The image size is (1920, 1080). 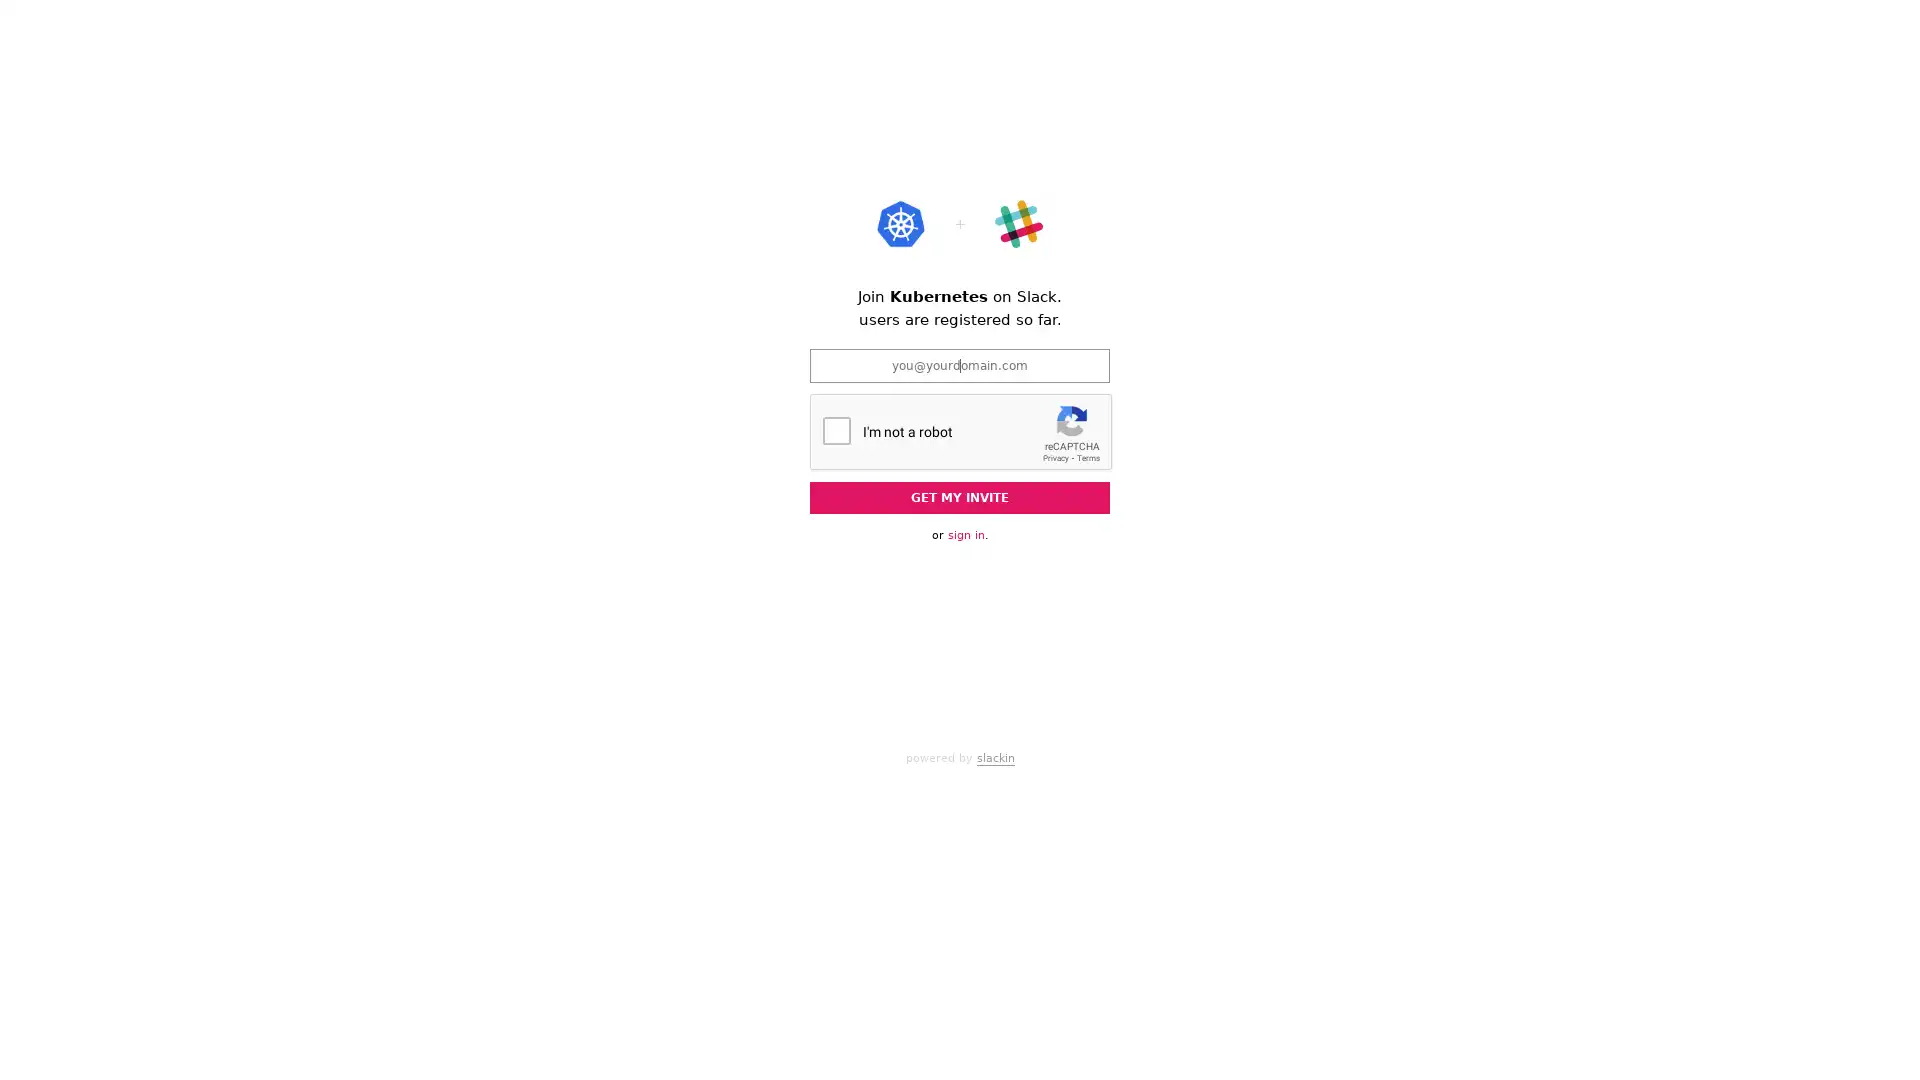 What do you see at coordinates (960, 496) in the screenshot?
I see `GET MY INVITE` at bounding box center [960, 496].